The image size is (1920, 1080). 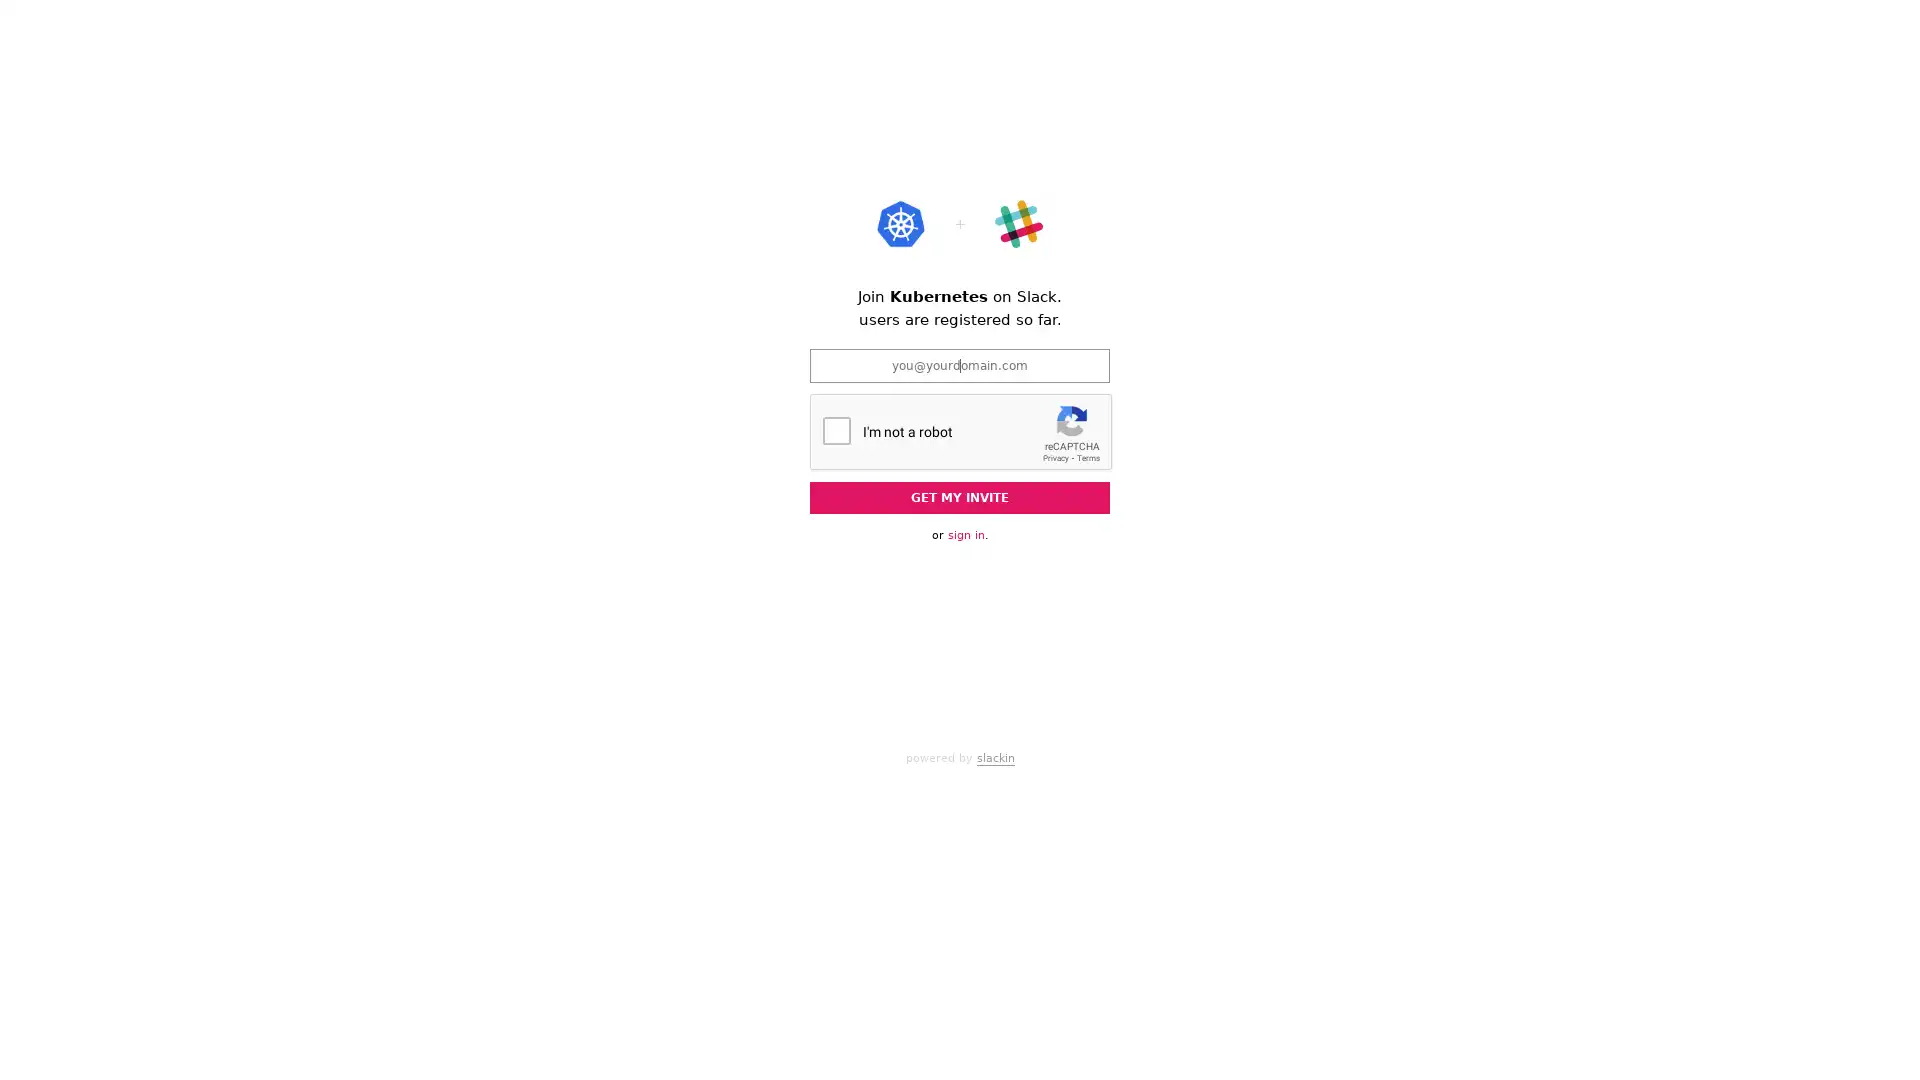 What do you see at coordinates (960, 496) in the screenshot?
I see `GET MY INVITE` at bounding box center [960, 496].